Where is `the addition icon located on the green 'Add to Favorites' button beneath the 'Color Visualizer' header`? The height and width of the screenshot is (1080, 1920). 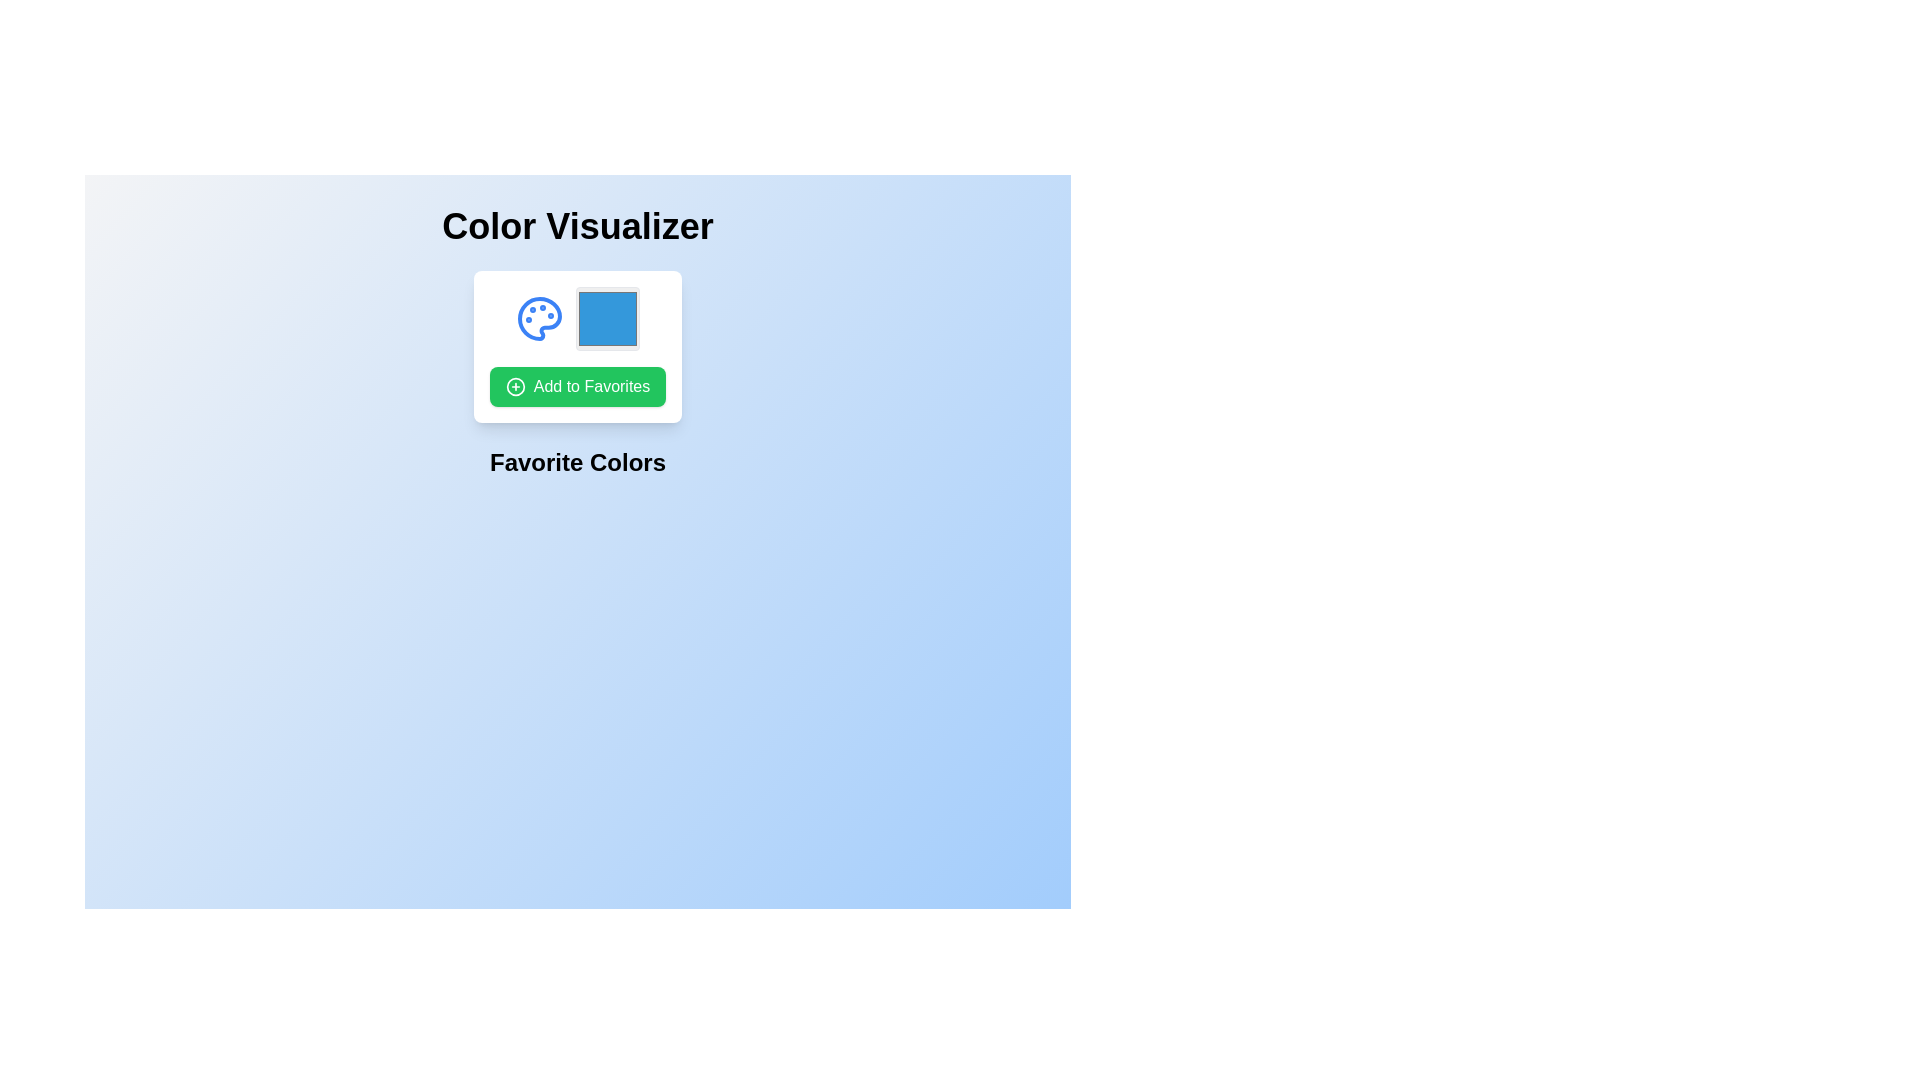
the addition icon located on the green 'Add to Favorites' button beneath the 'Color Visualizer' header is located at coordinates (515, 386).